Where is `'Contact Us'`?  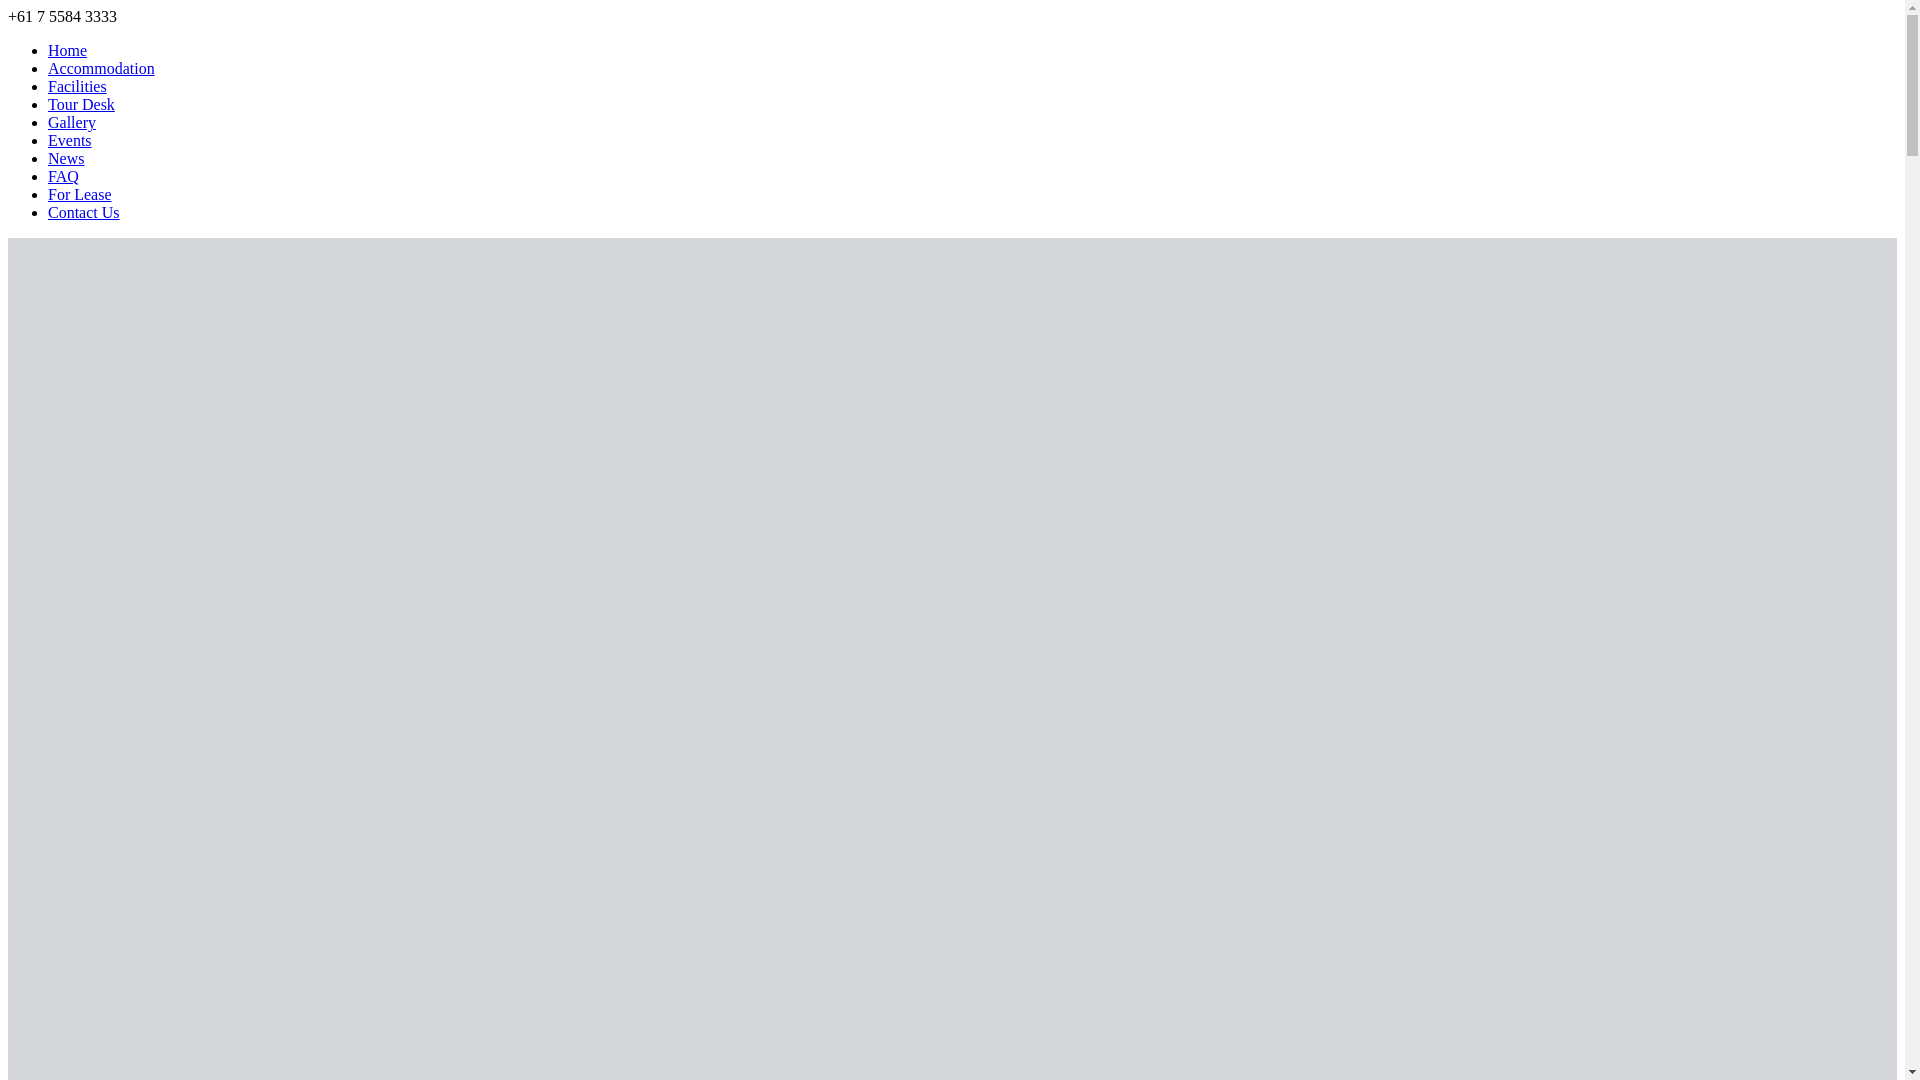
'Contact Us' is located at coordinates (82, 212).